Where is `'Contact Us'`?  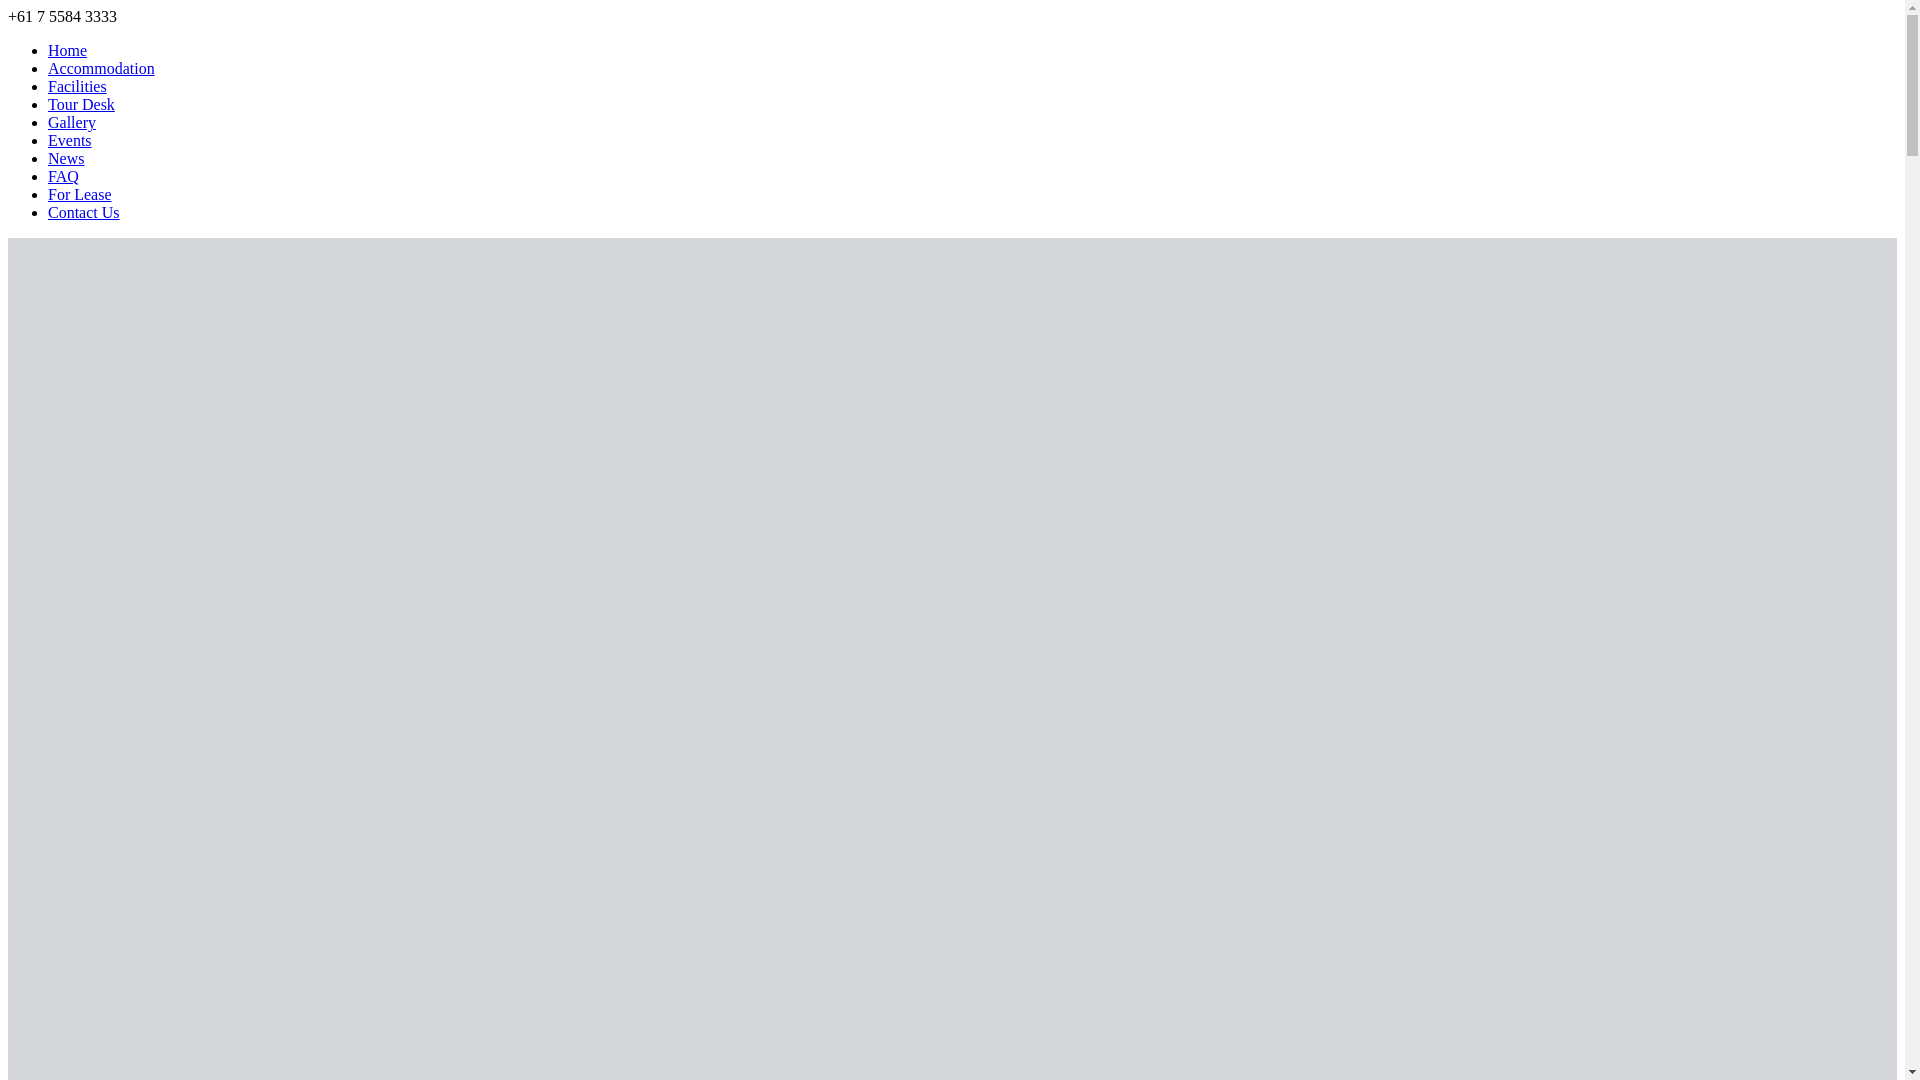
'Contact Us' is located at coordinates (82, 212).